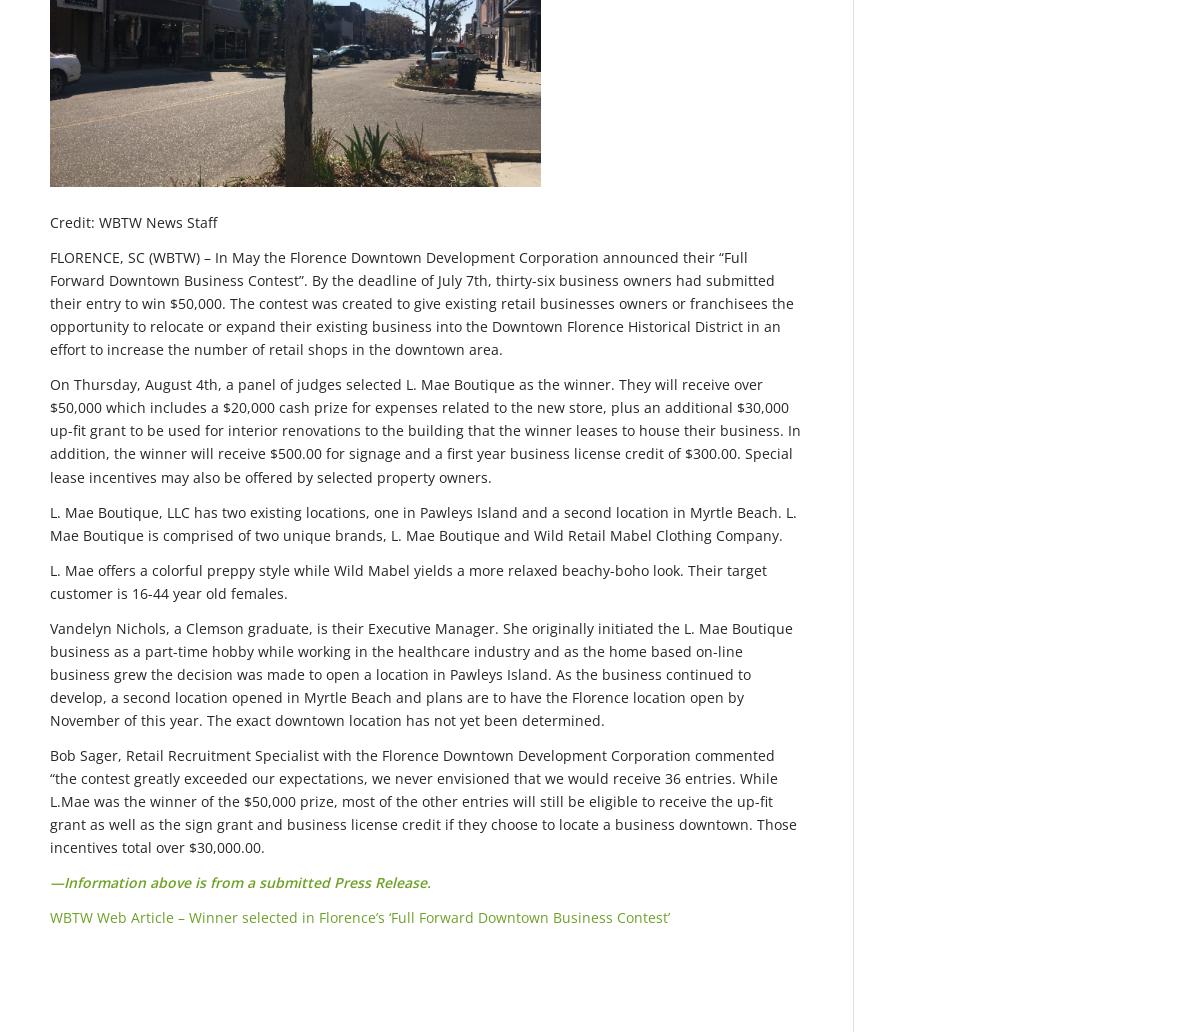 The width and height of the screenshot is (1200, 1032). Describe the element at coordinates (360, 916) in the screenshot. I see `'WBTW Web Article – Winner selected in Florence’s ‘Full Forward Downtown Business Contest’'` at that location.